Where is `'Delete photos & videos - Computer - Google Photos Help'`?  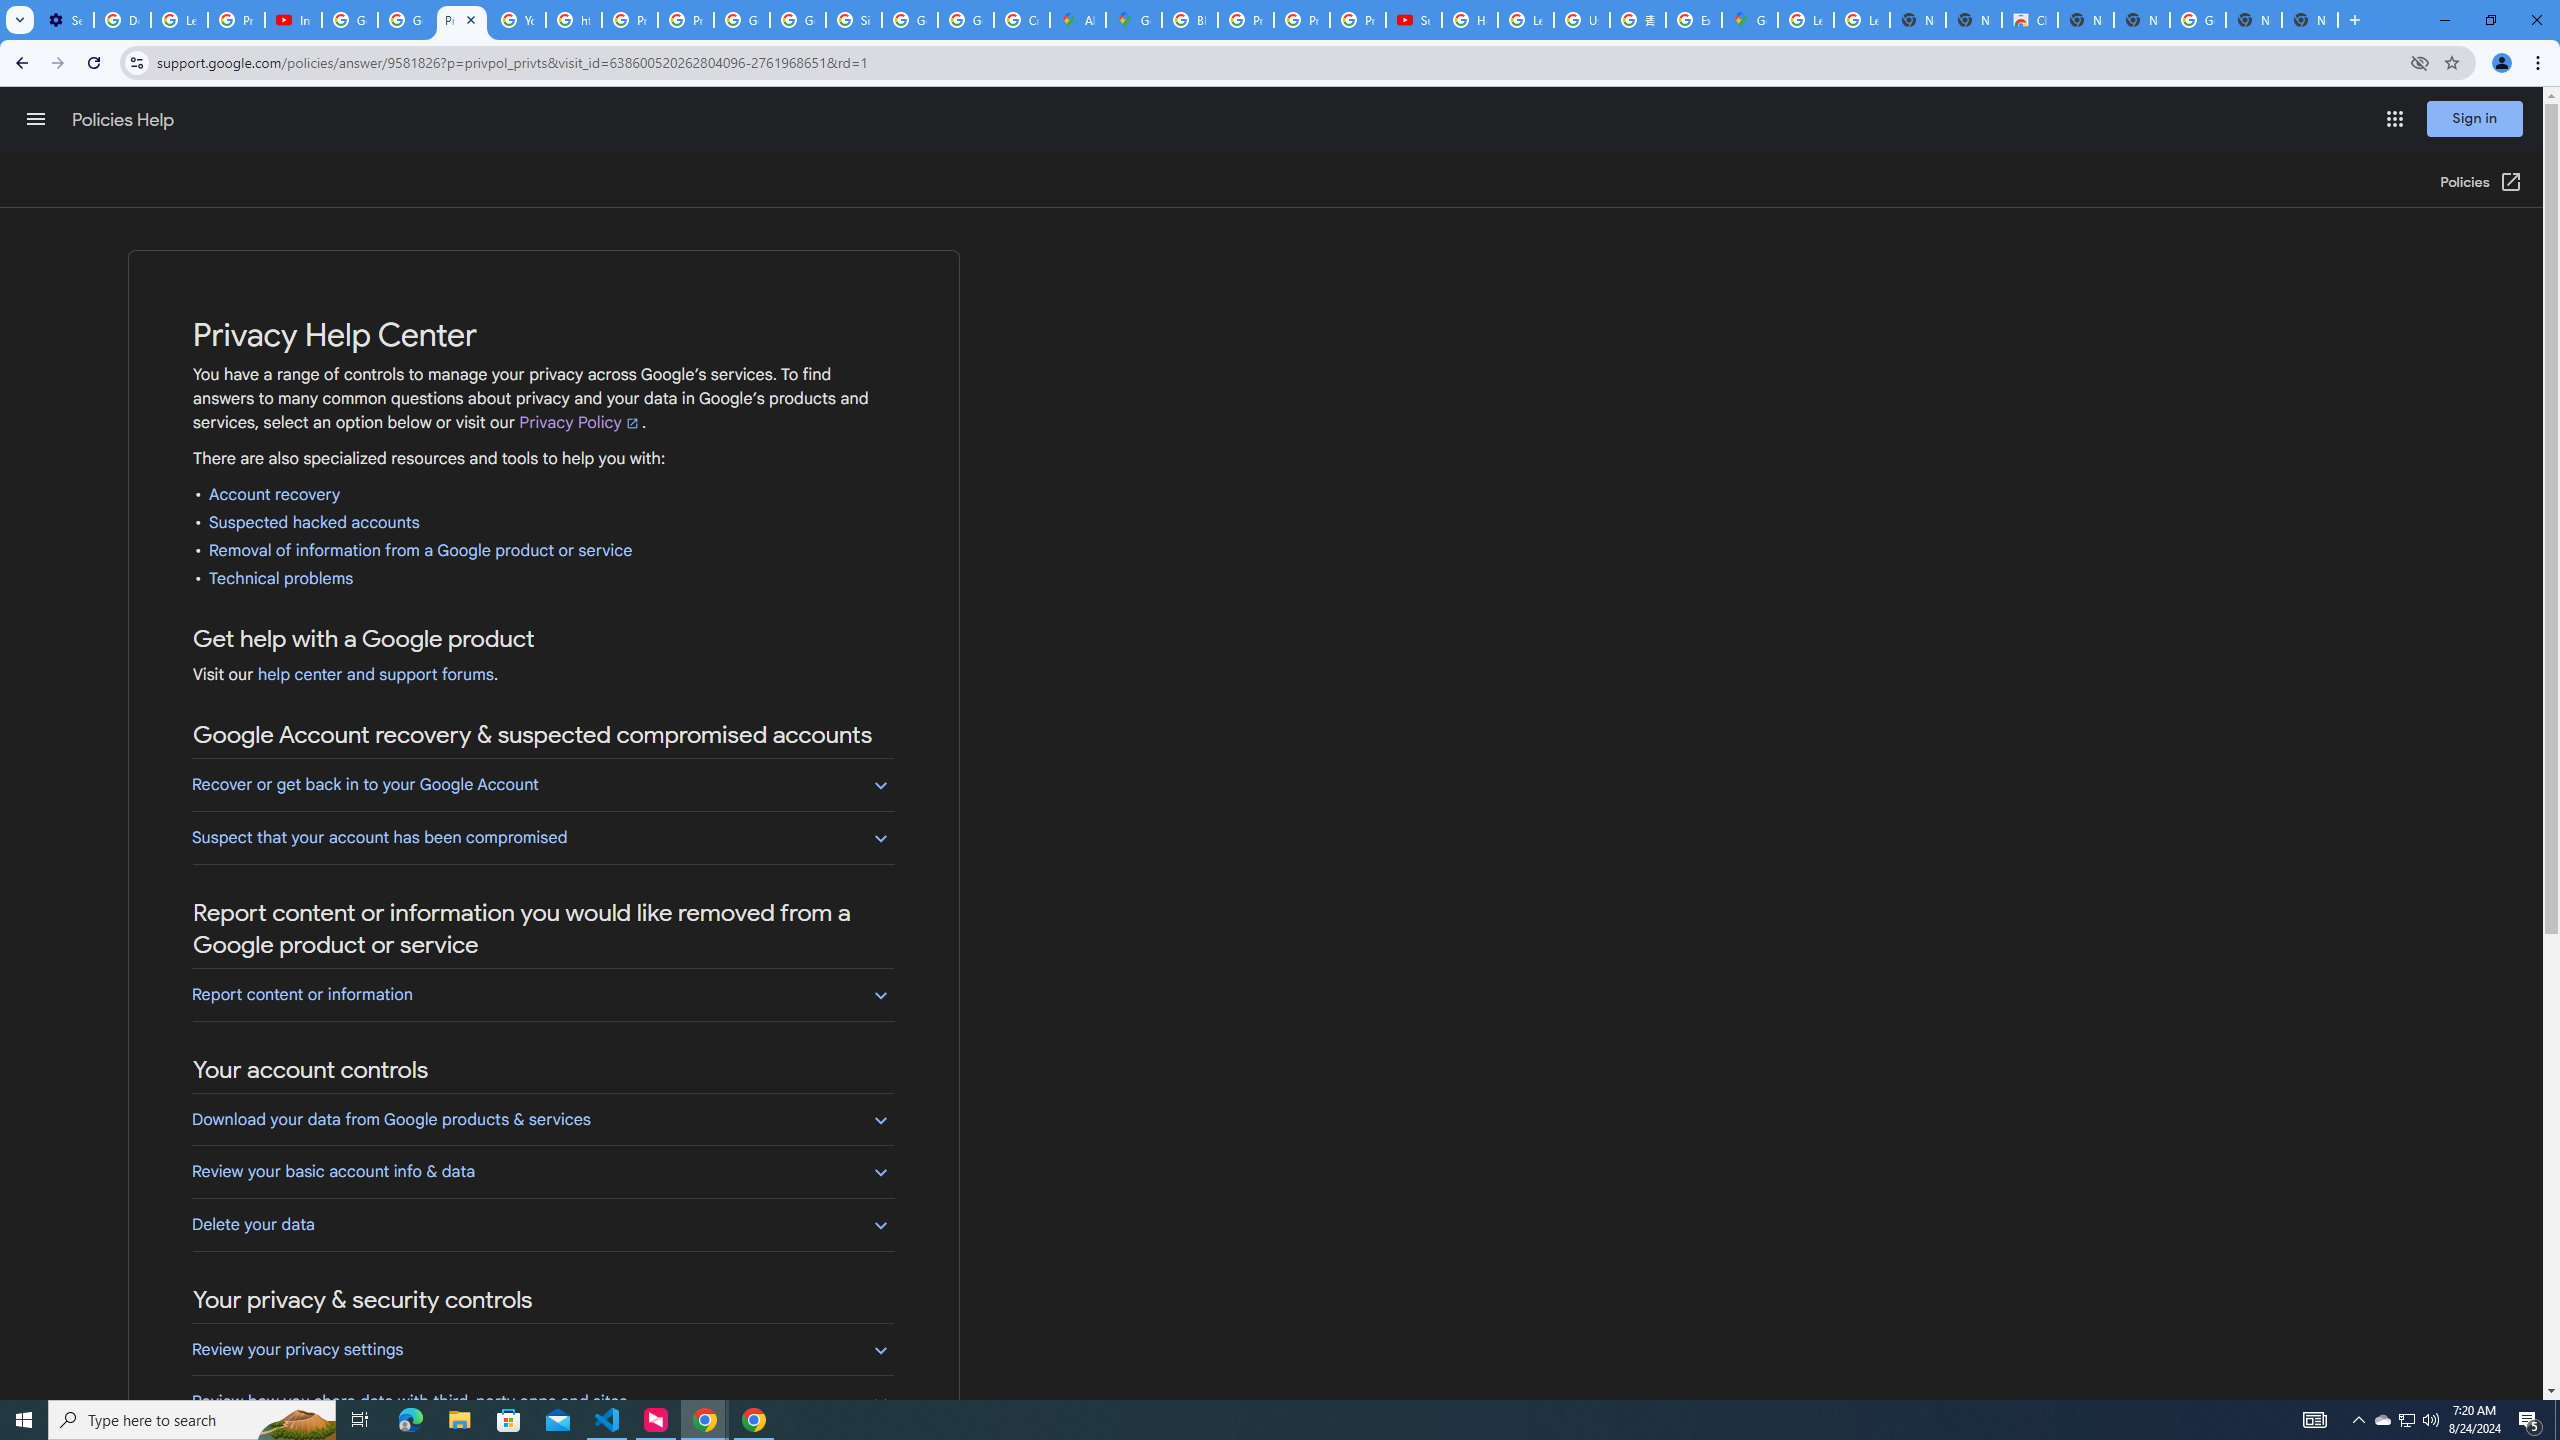
'Delete photos & videos - Computer - Google Photos Help' is located at coordinates (121, 19).